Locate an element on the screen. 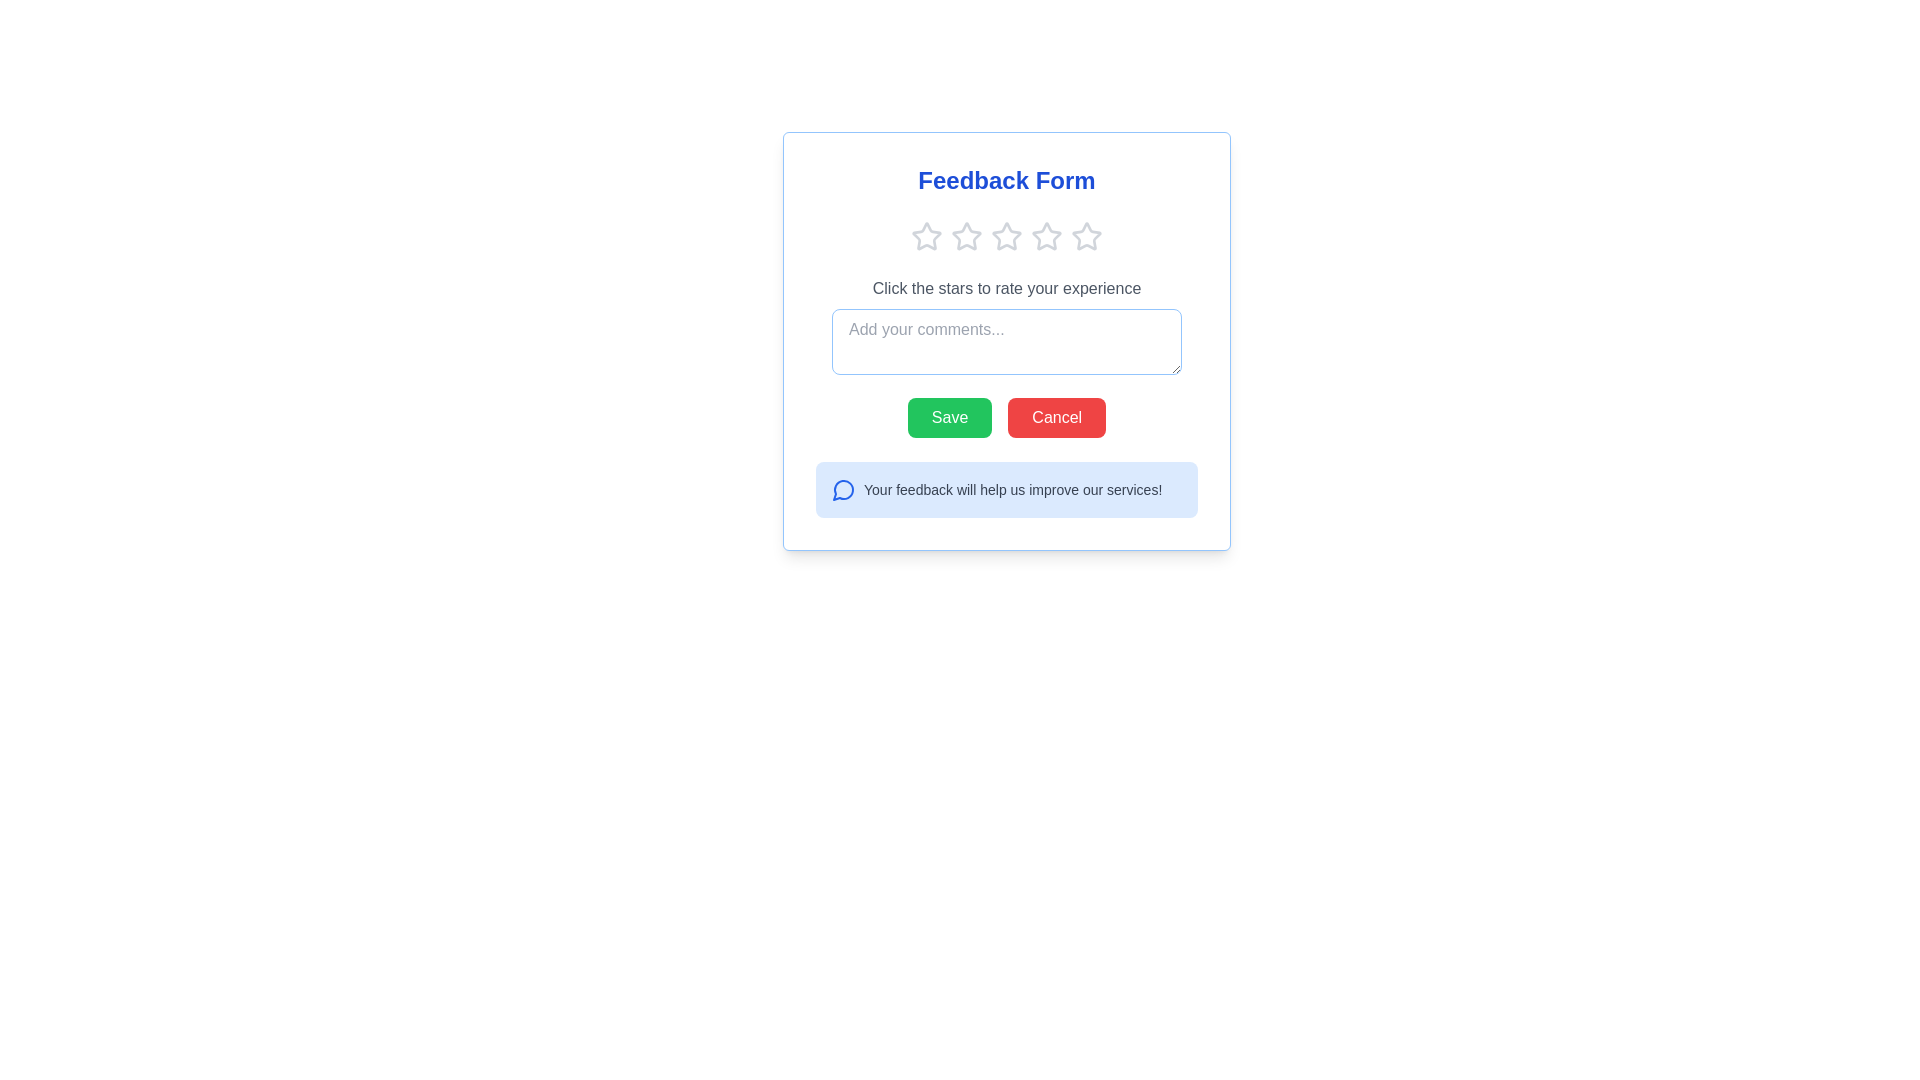 The height and width of the screenshot is (1080, 1920). the emphasized third star icon in the feedback form section is located at coordinates (1007, 235).